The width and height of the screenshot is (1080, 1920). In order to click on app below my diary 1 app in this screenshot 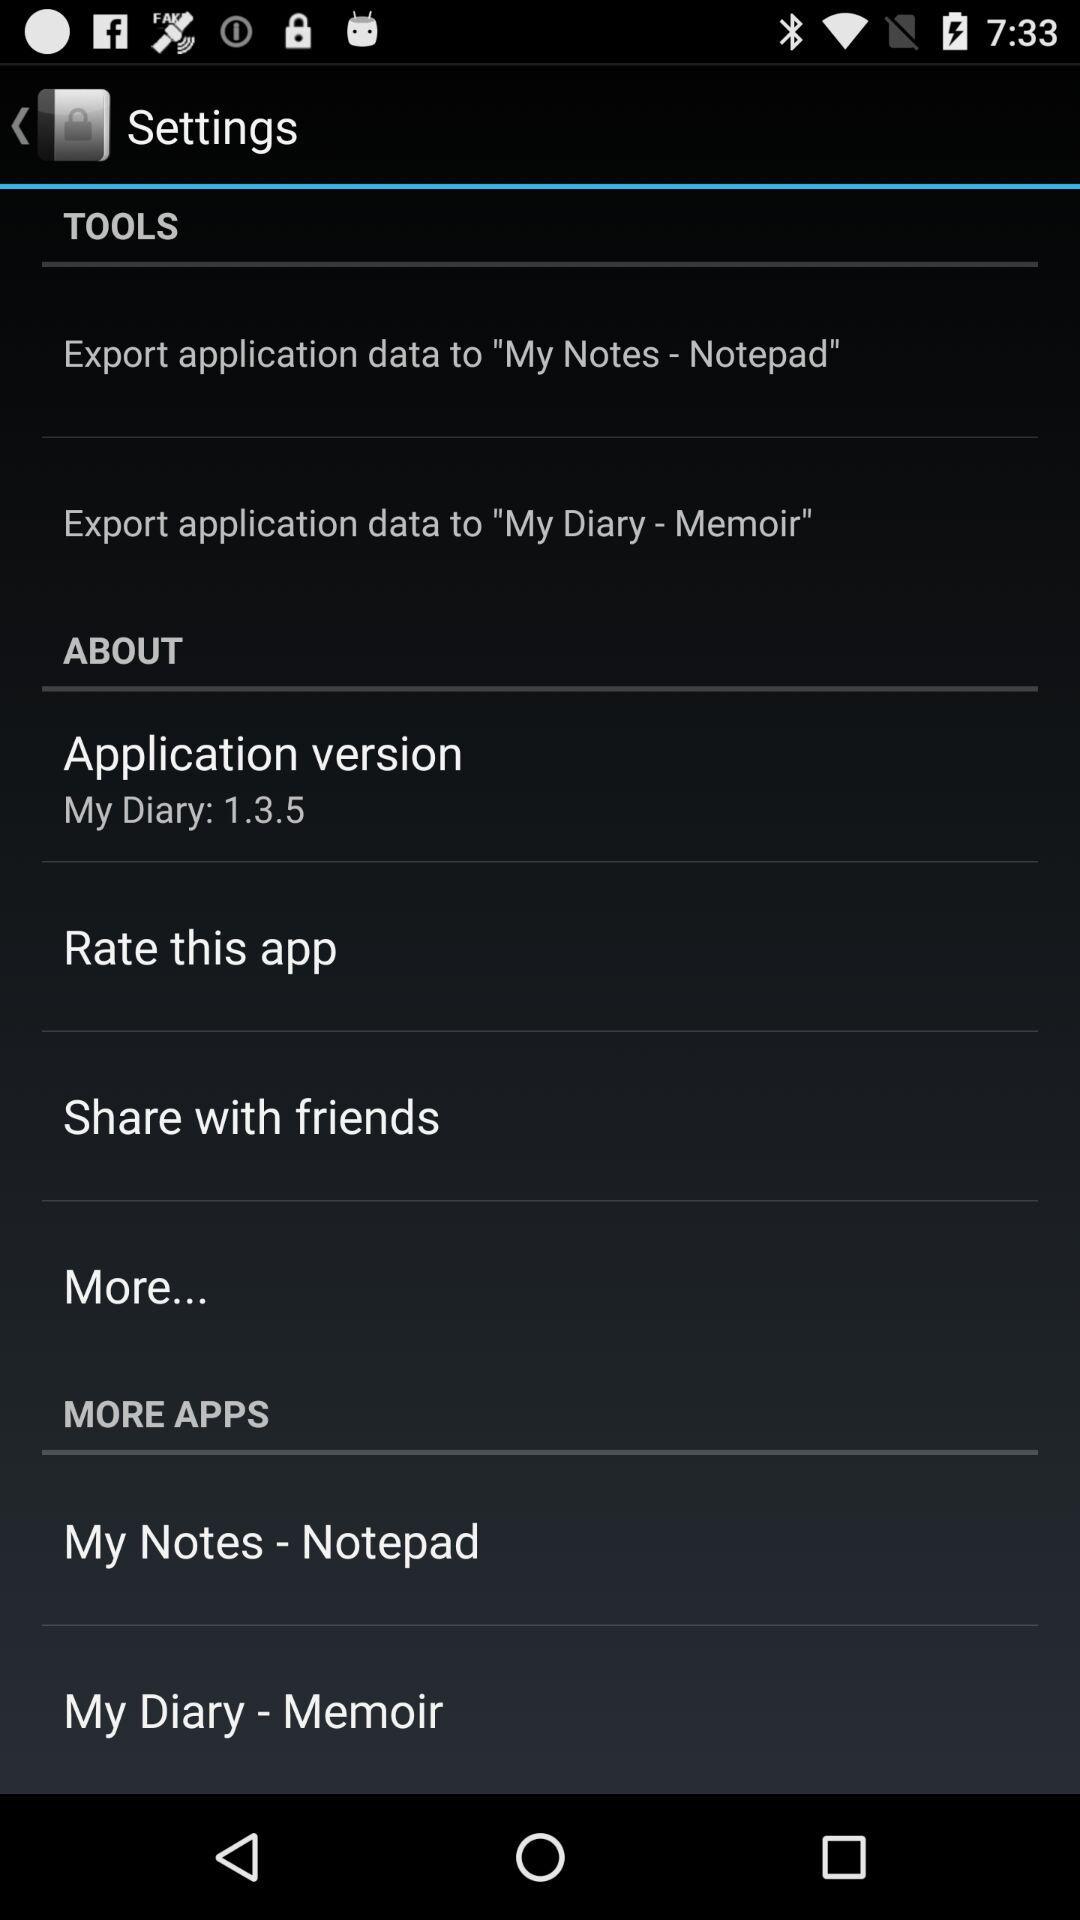, I will do `click(200, 945)`.